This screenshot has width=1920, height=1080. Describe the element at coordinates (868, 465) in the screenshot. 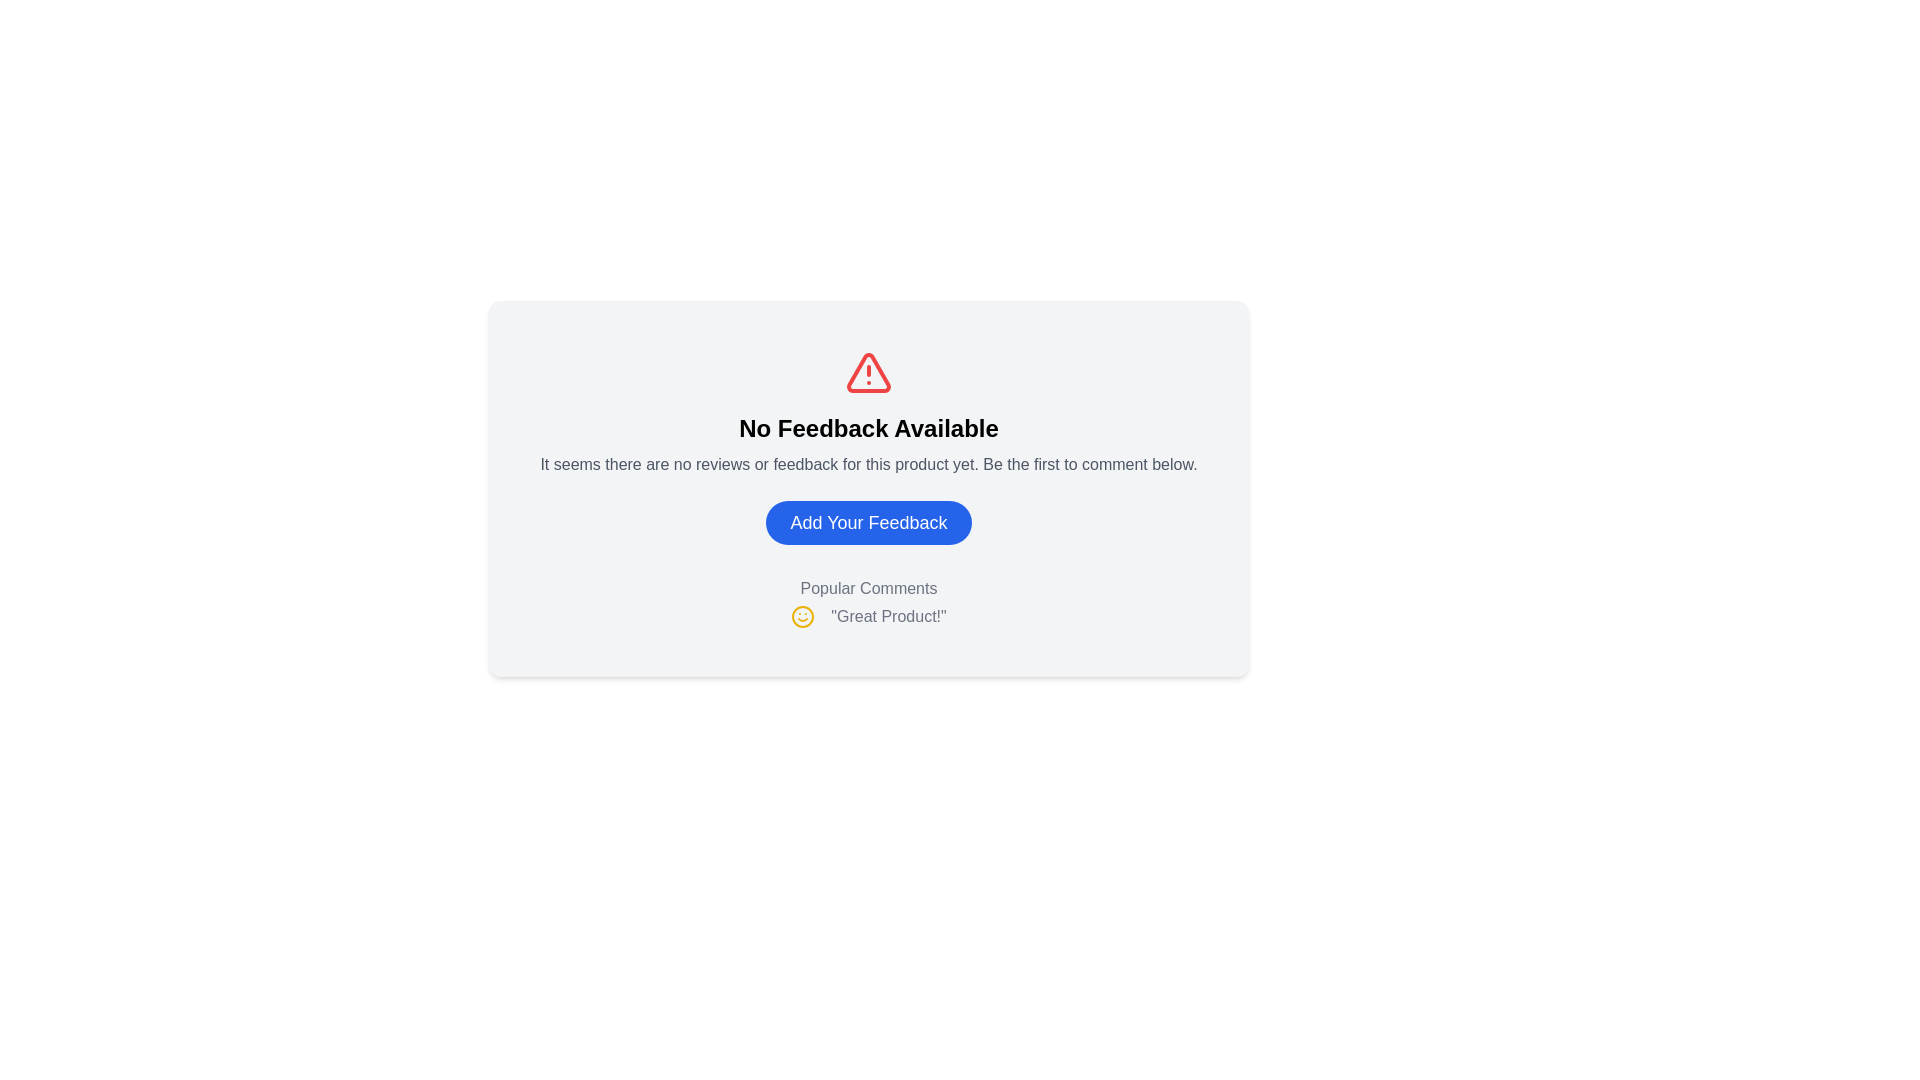

I see `the informational text element below the heading 'No Feedback Available'` at that location.